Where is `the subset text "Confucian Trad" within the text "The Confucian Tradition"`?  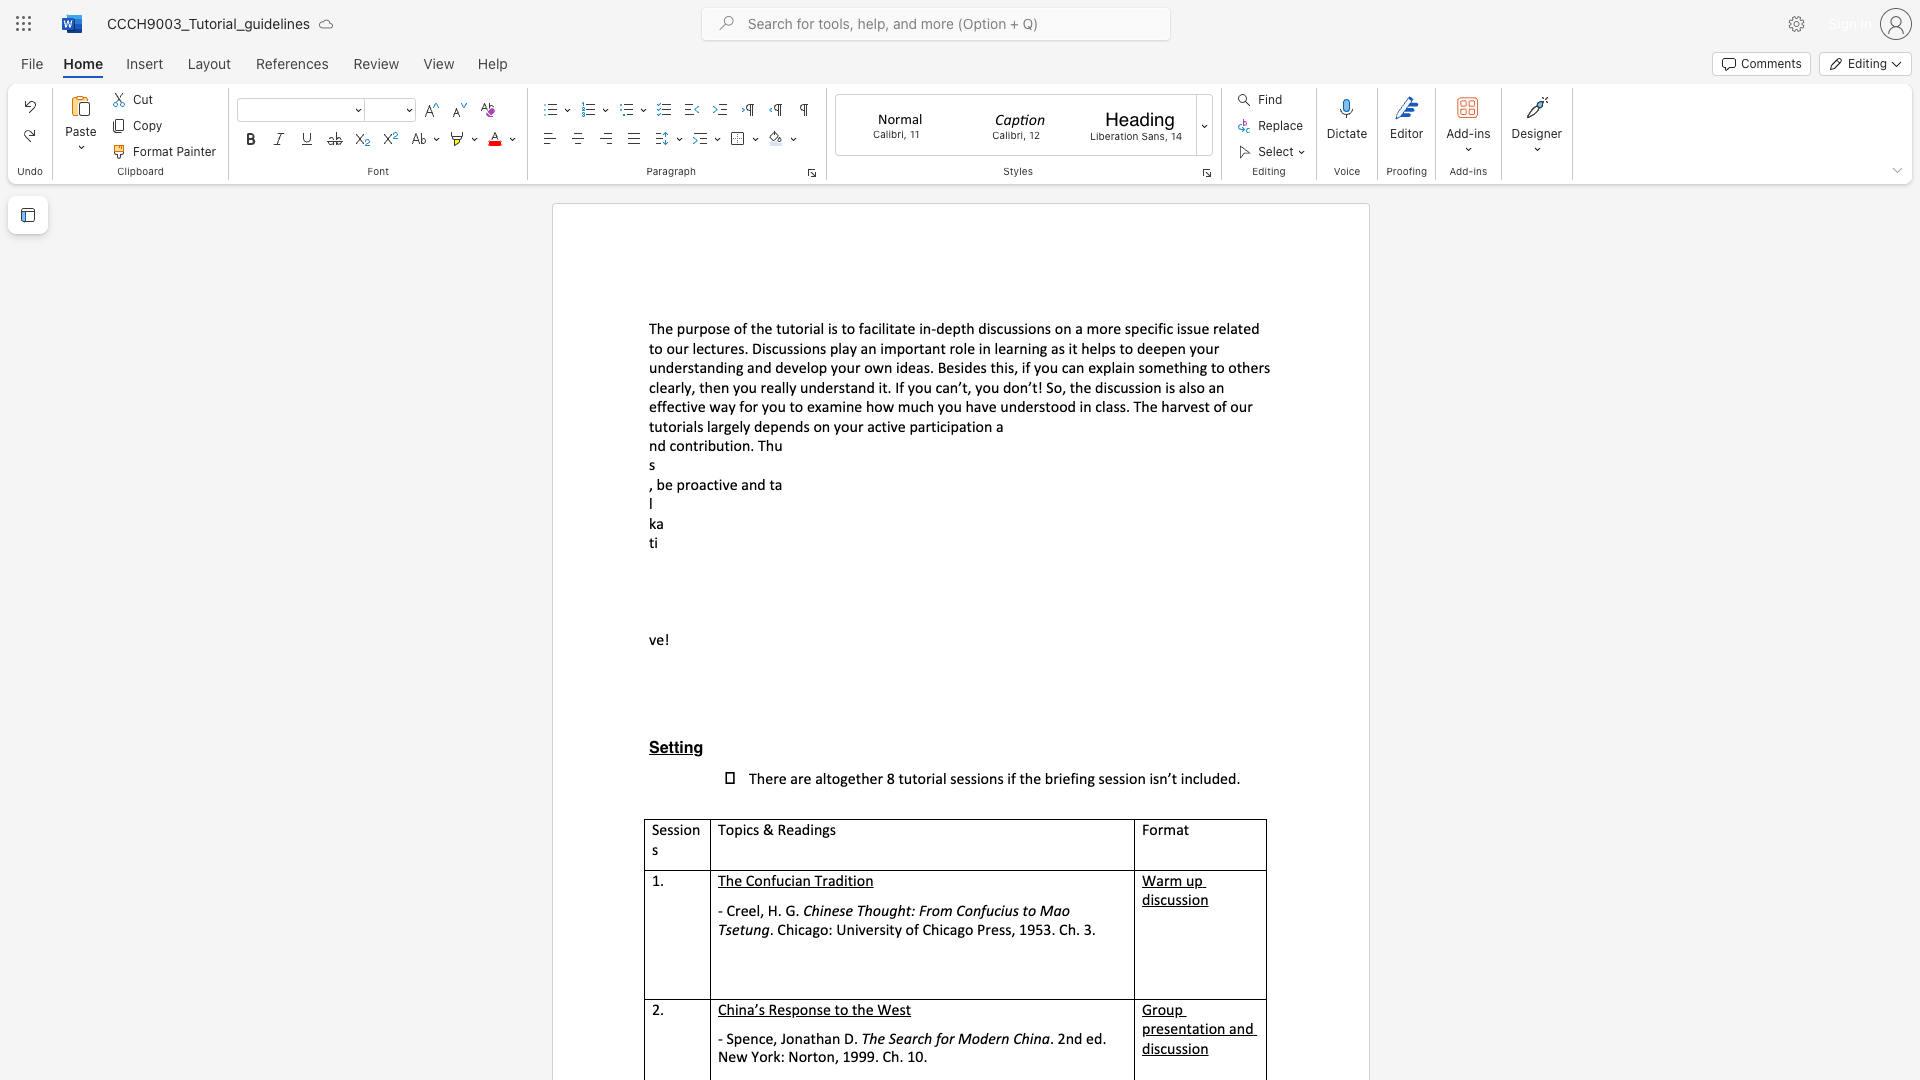 the subset text "Confucian Trad" within the text "The Confucian Tradition" is located at coordinates (744, 879).